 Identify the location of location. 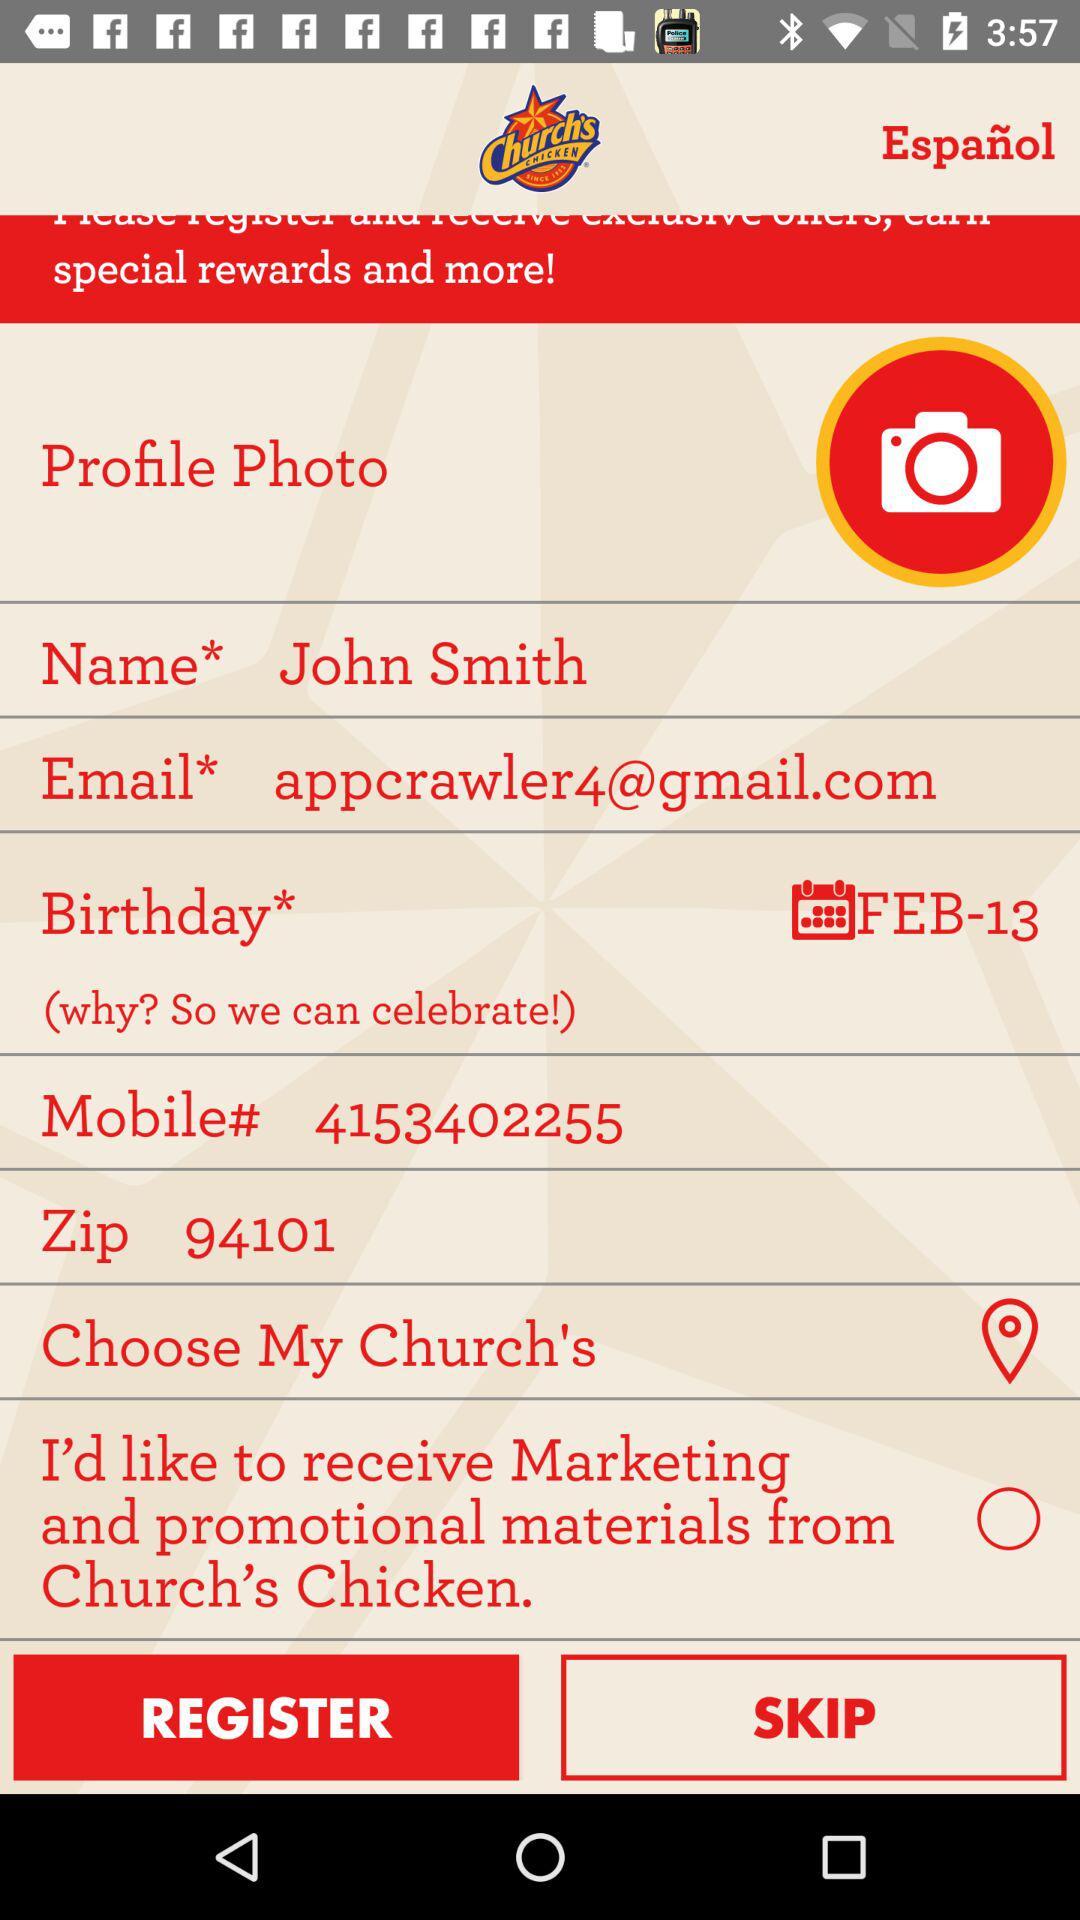
(1009, 1341).